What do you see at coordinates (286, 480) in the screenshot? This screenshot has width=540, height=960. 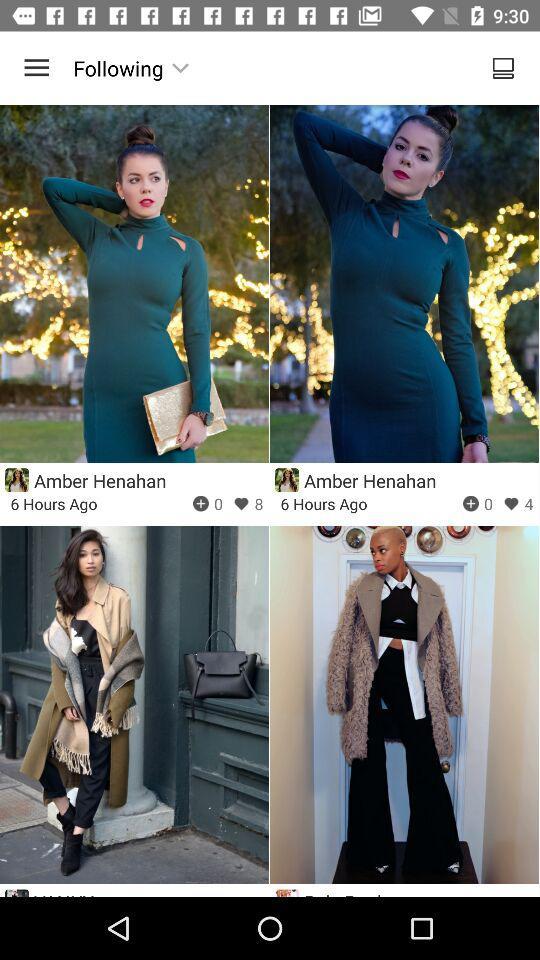 I see `go to user 's profile` at bounding box center [286, 480].